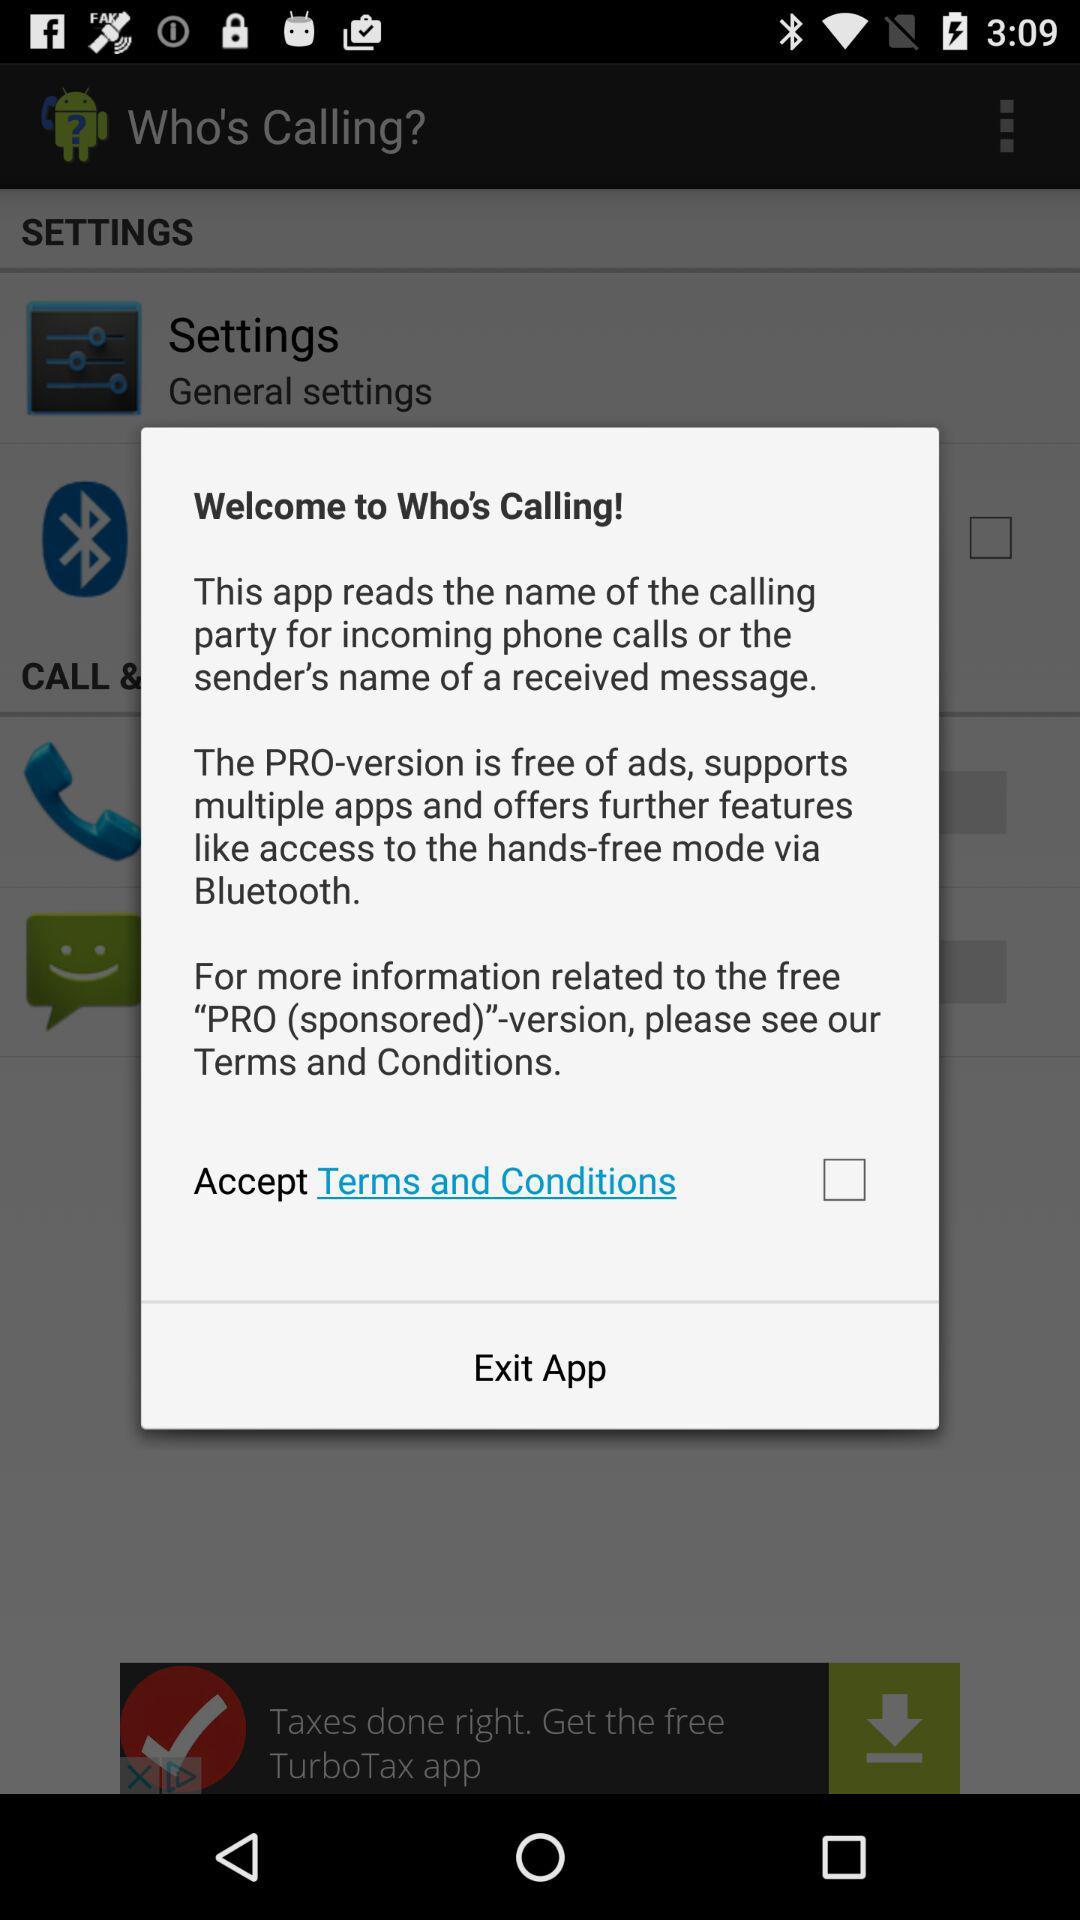  Describe the element at coordinates (540, 1365) in the screenshot. I see `exit app button` at that location.